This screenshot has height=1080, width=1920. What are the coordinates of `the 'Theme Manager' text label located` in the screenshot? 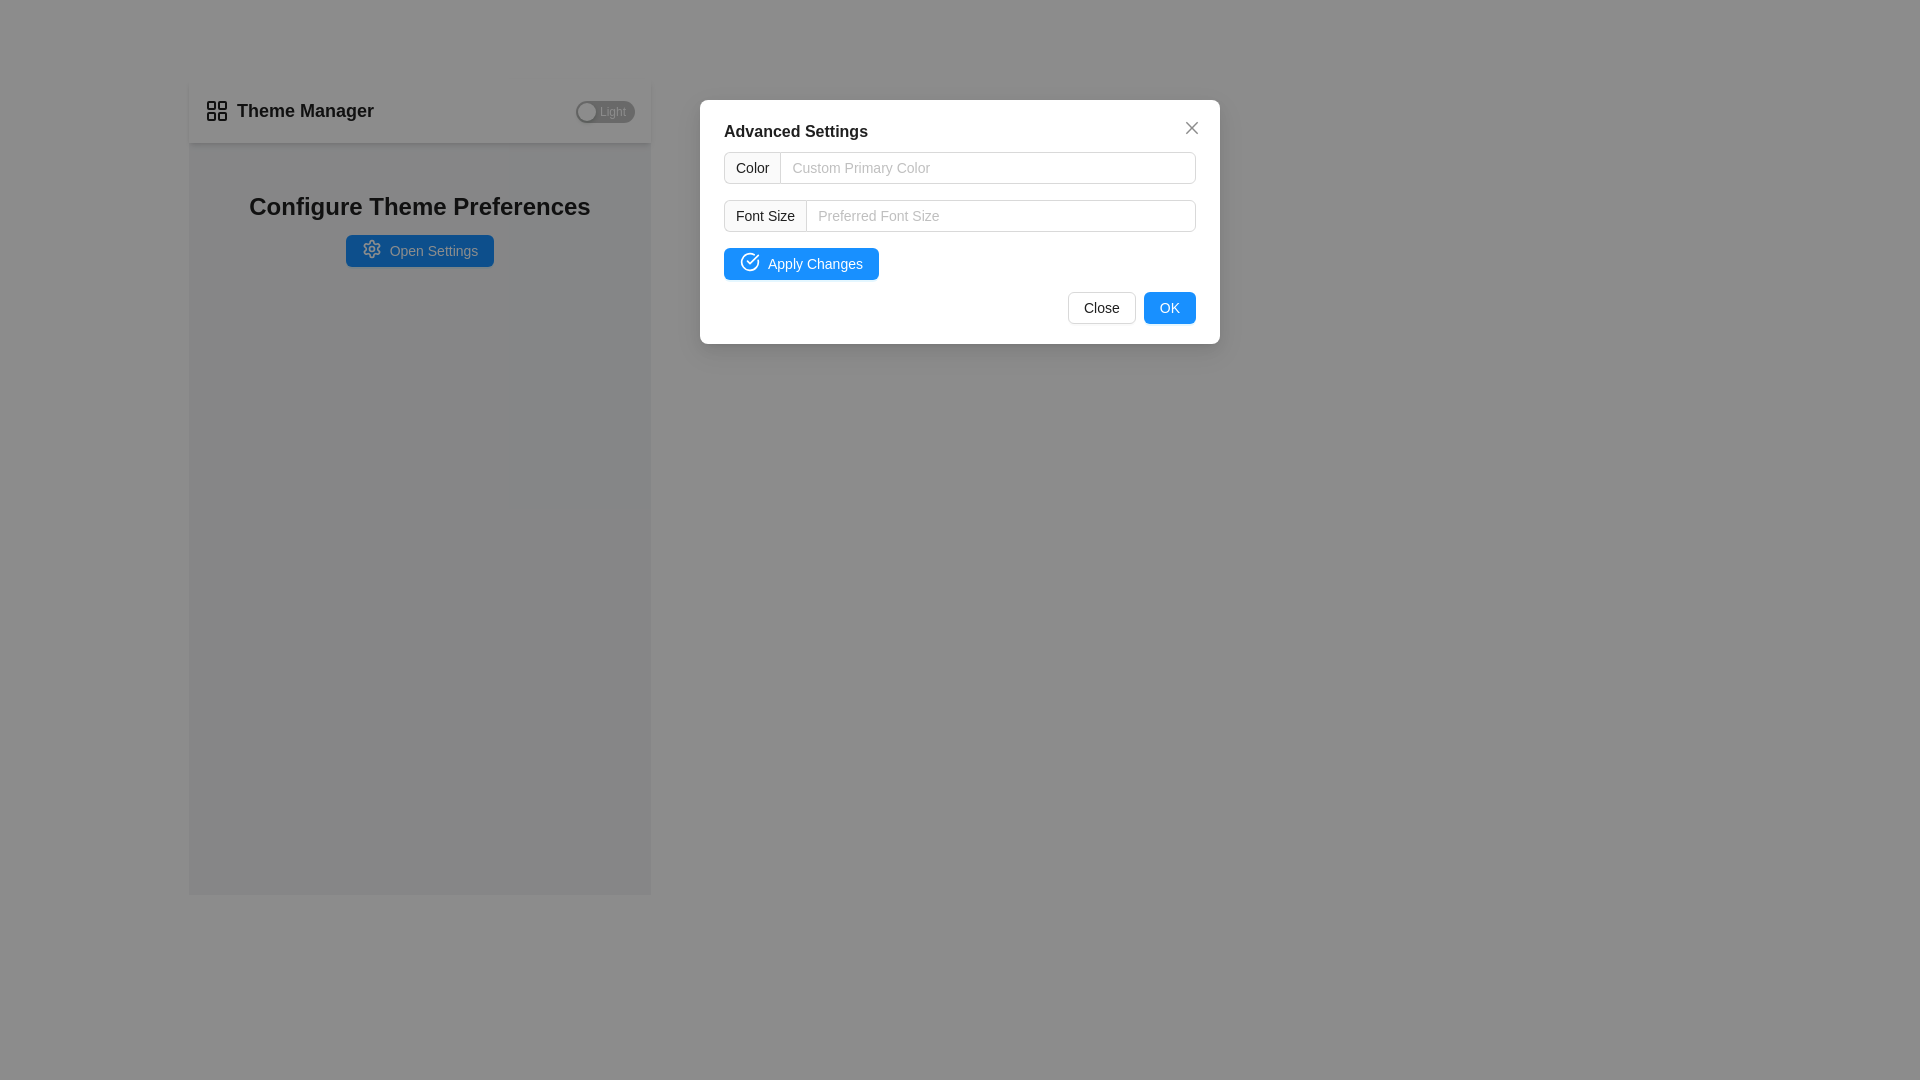 It's located at (304, 111).